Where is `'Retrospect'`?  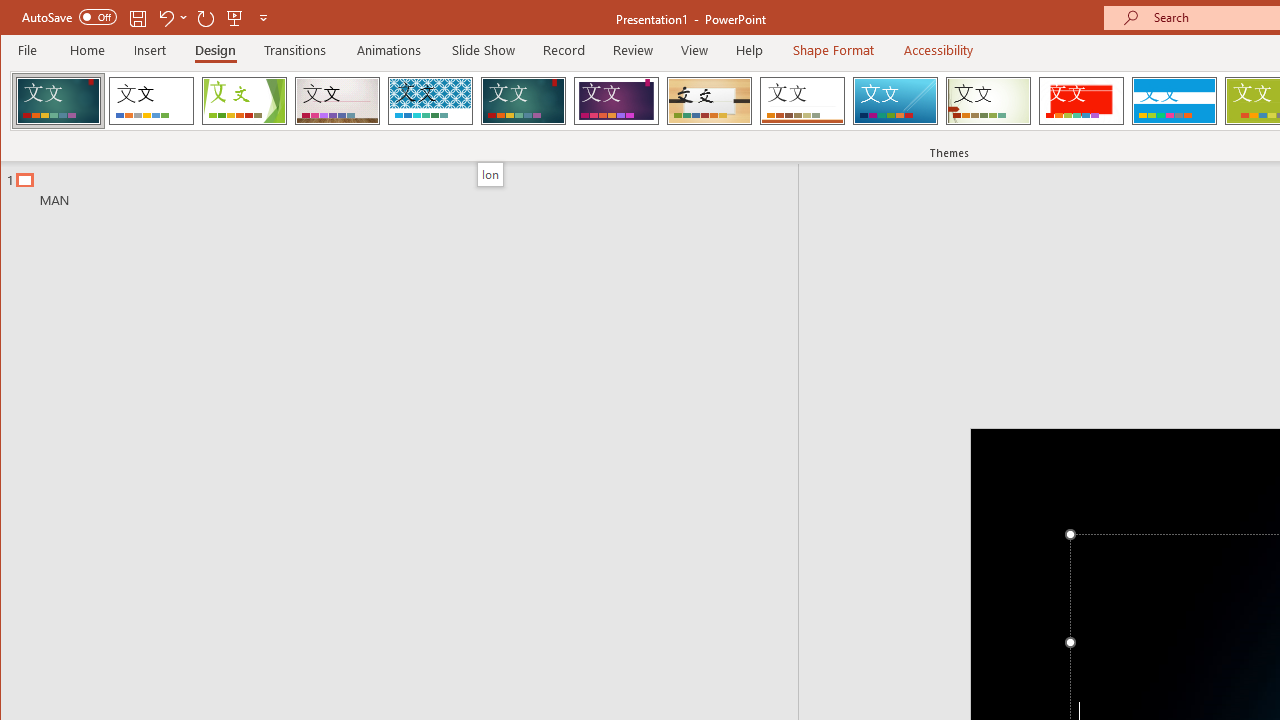
'Retrospect' is located at coordinates (802, 100).